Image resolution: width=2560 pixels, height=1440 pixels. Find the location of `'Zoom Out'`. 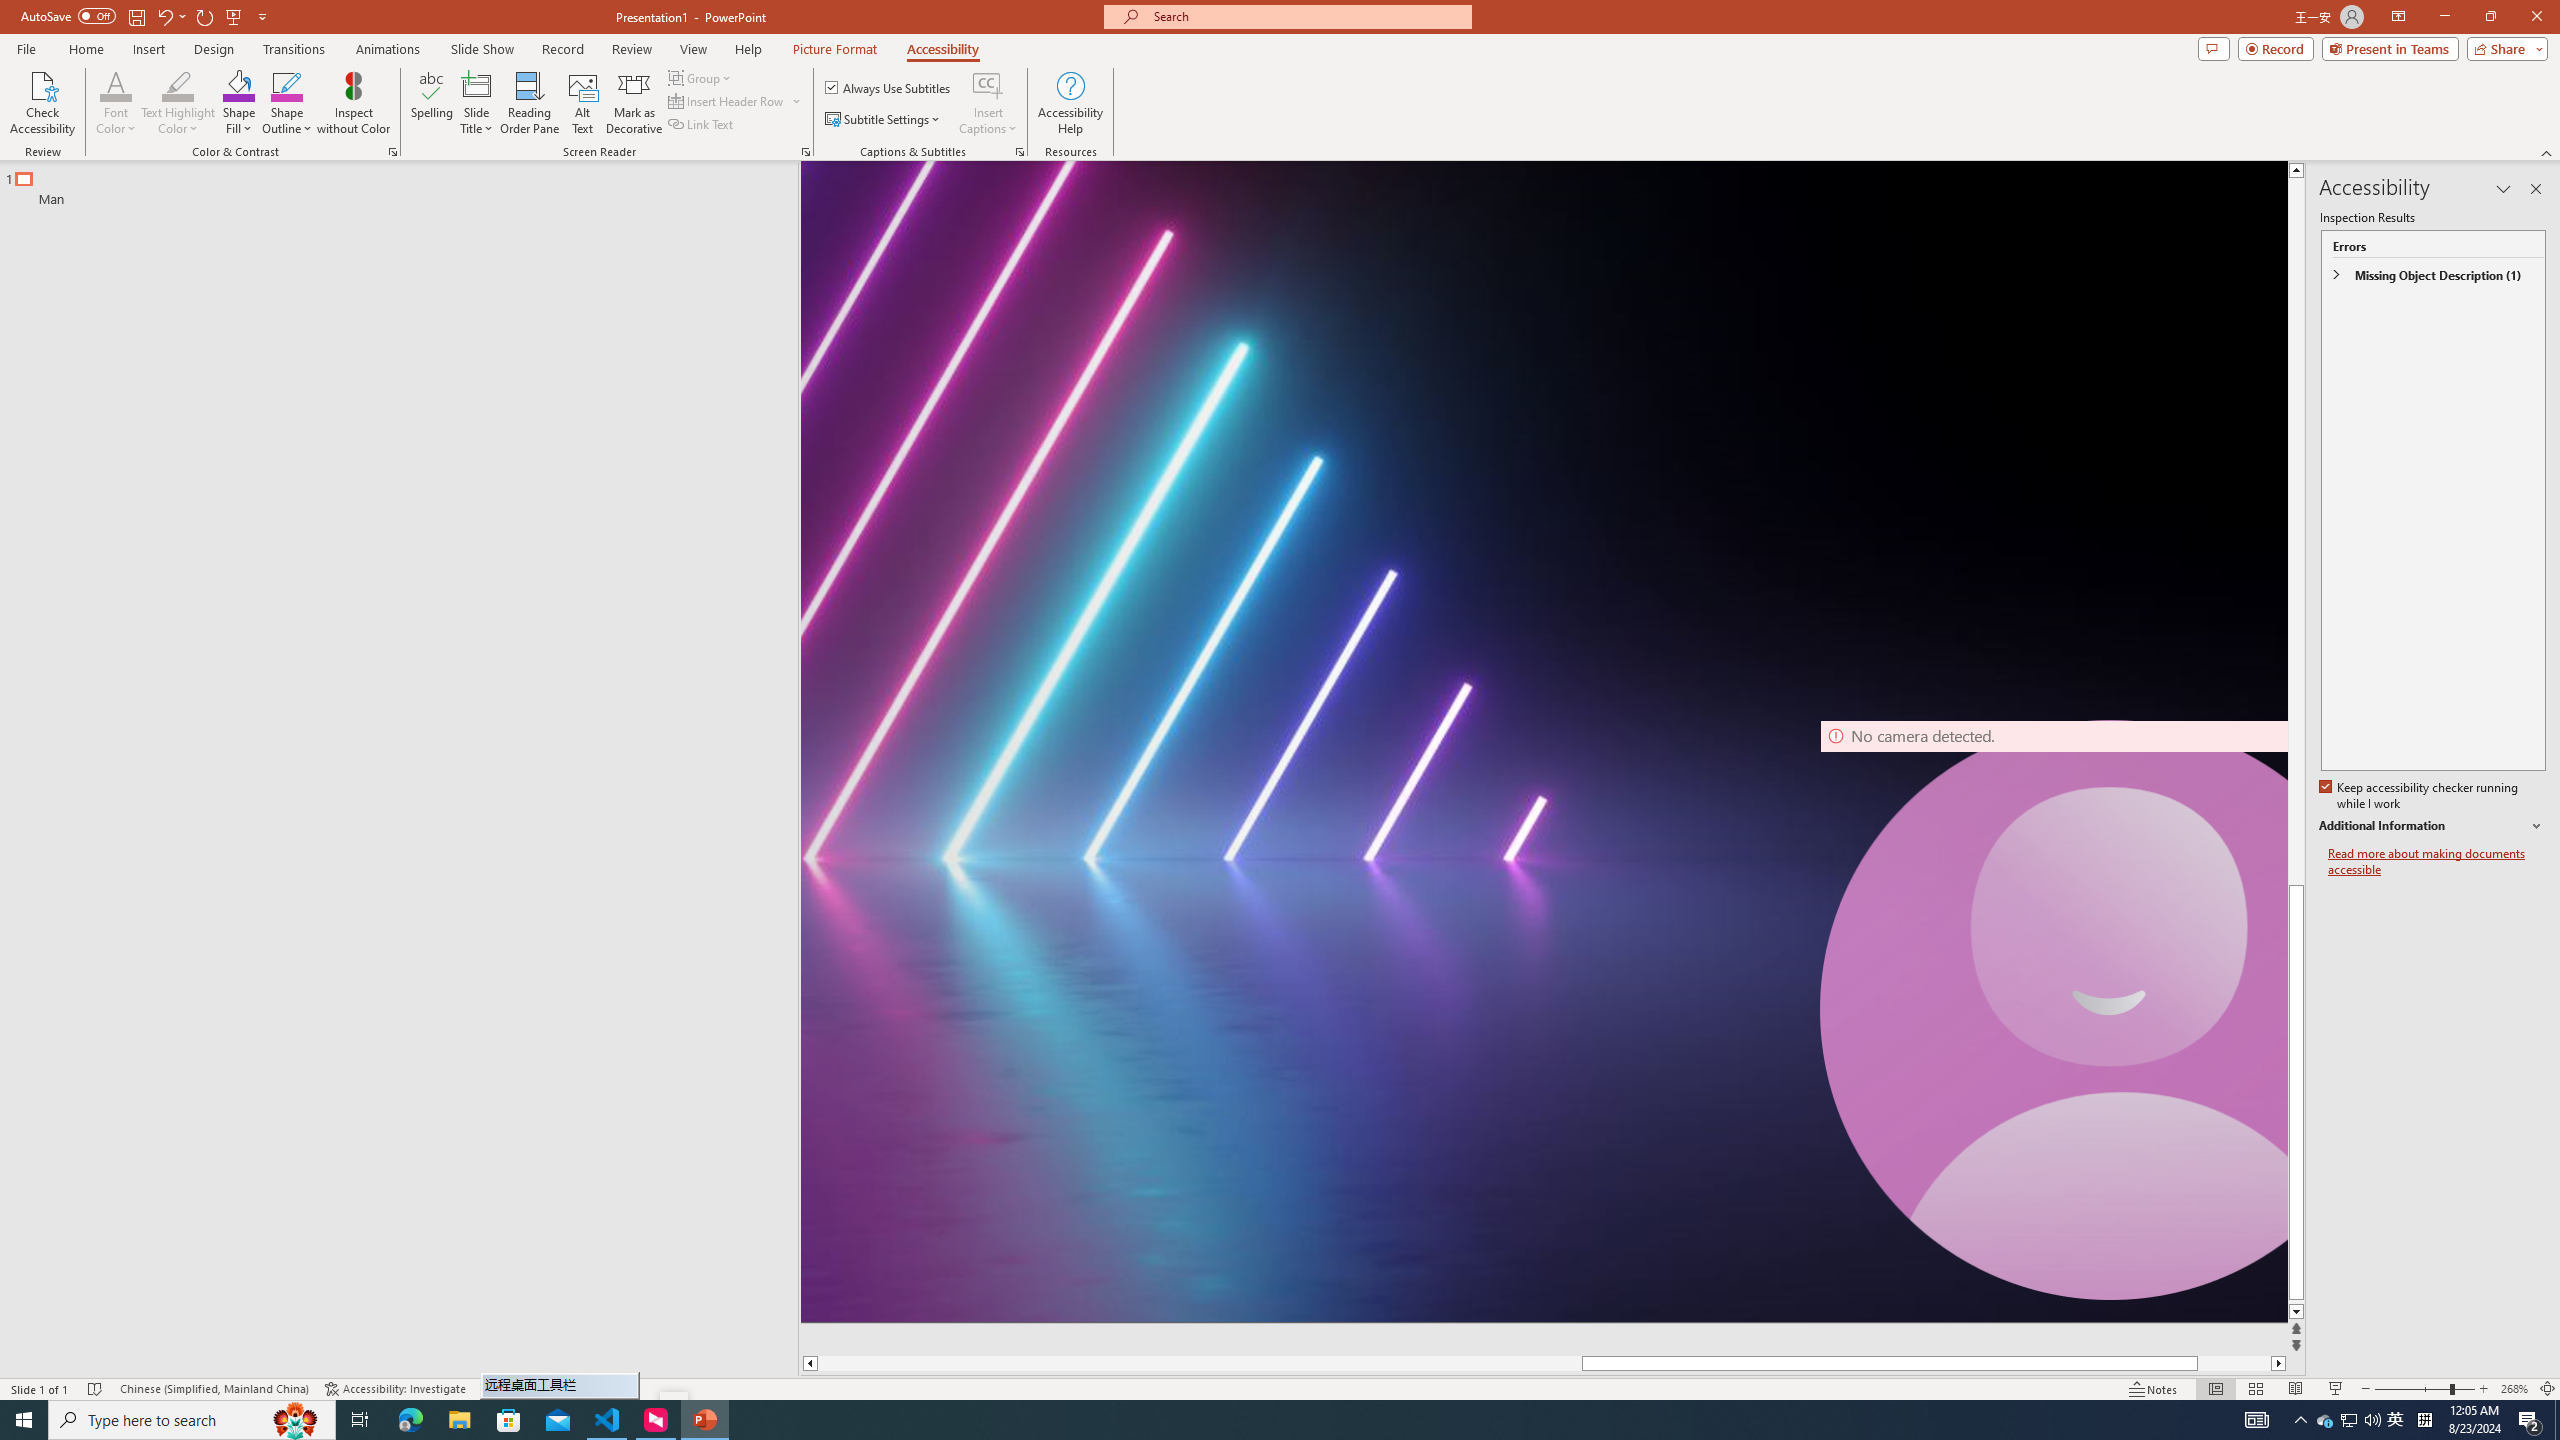

'Zoom Out' is located at coordinates (2412, 1389).